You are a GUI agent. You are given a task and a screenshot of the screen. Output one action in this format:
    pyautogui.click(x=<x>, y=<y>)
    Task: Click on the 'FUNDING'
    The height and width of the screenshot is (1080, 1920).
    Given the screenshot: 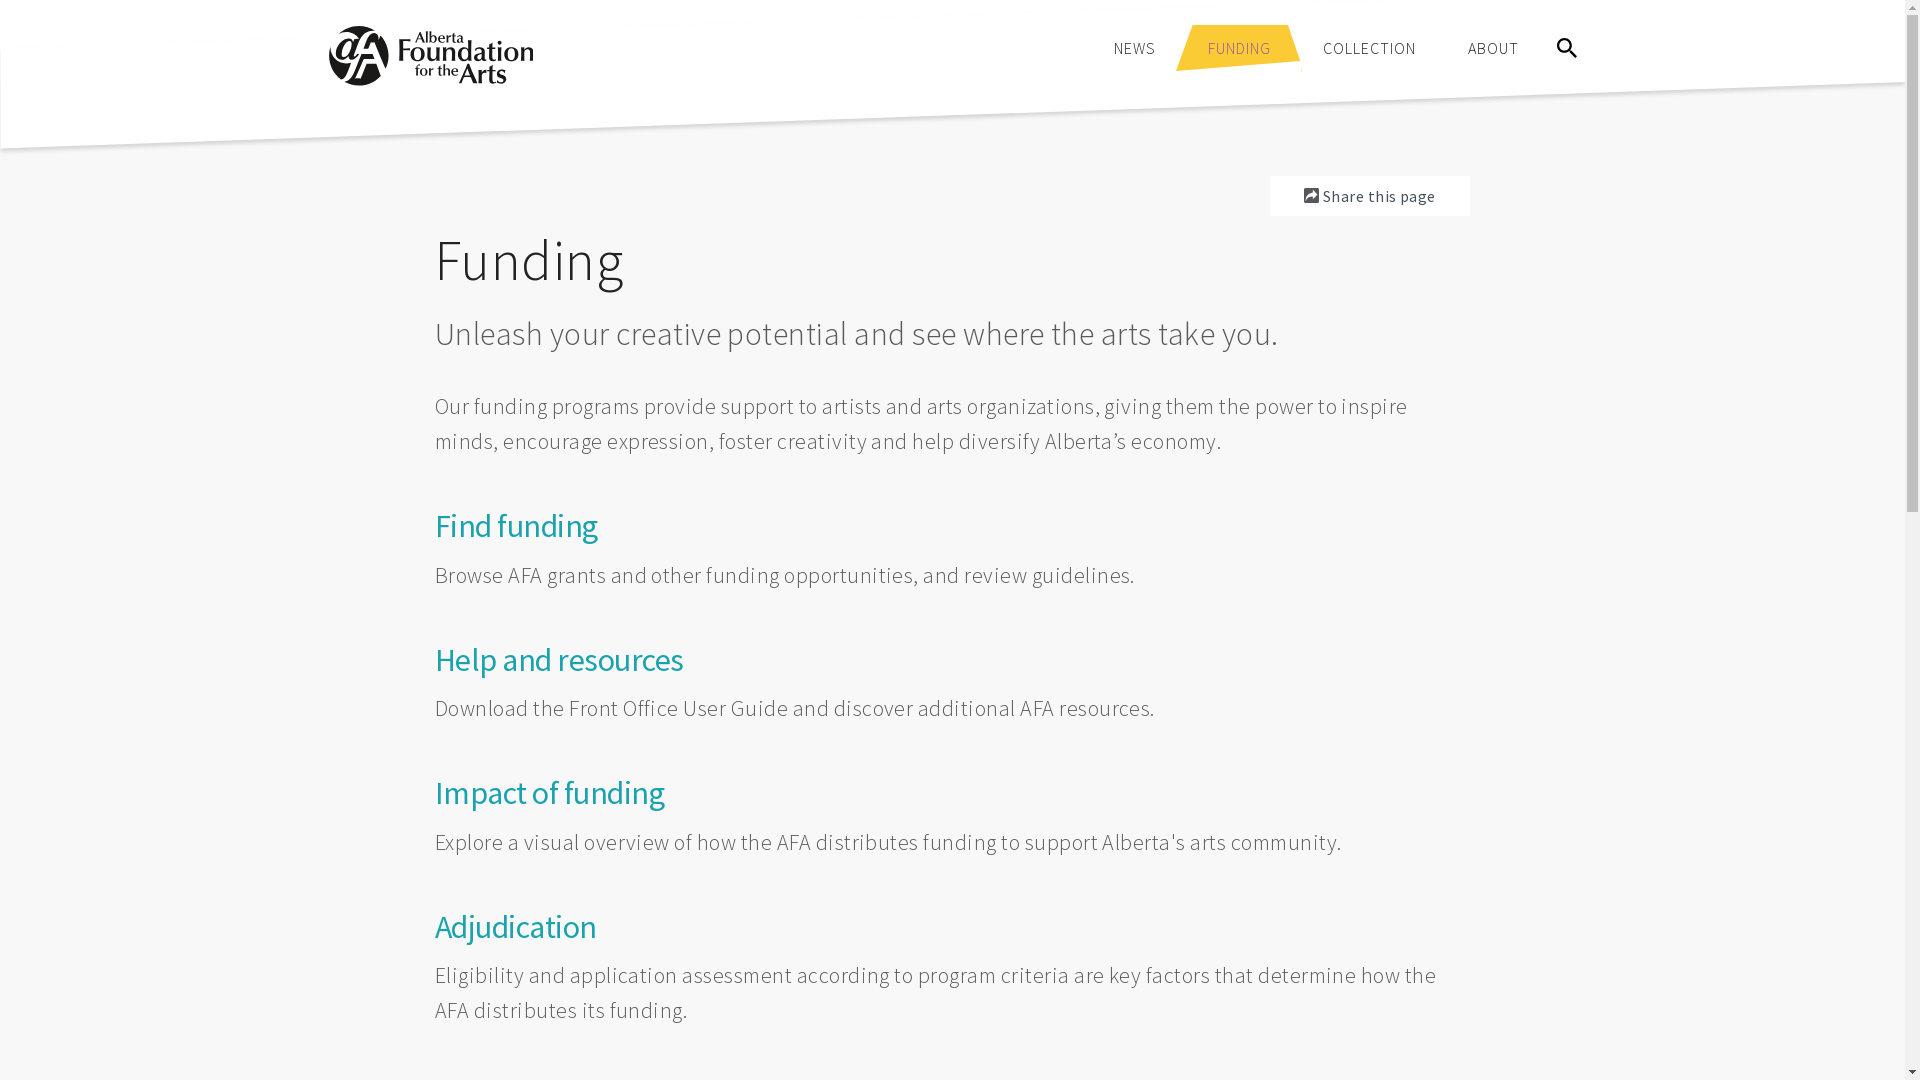 What is the action you would take?
    pyautogui.click(x=1191, y=46)
    